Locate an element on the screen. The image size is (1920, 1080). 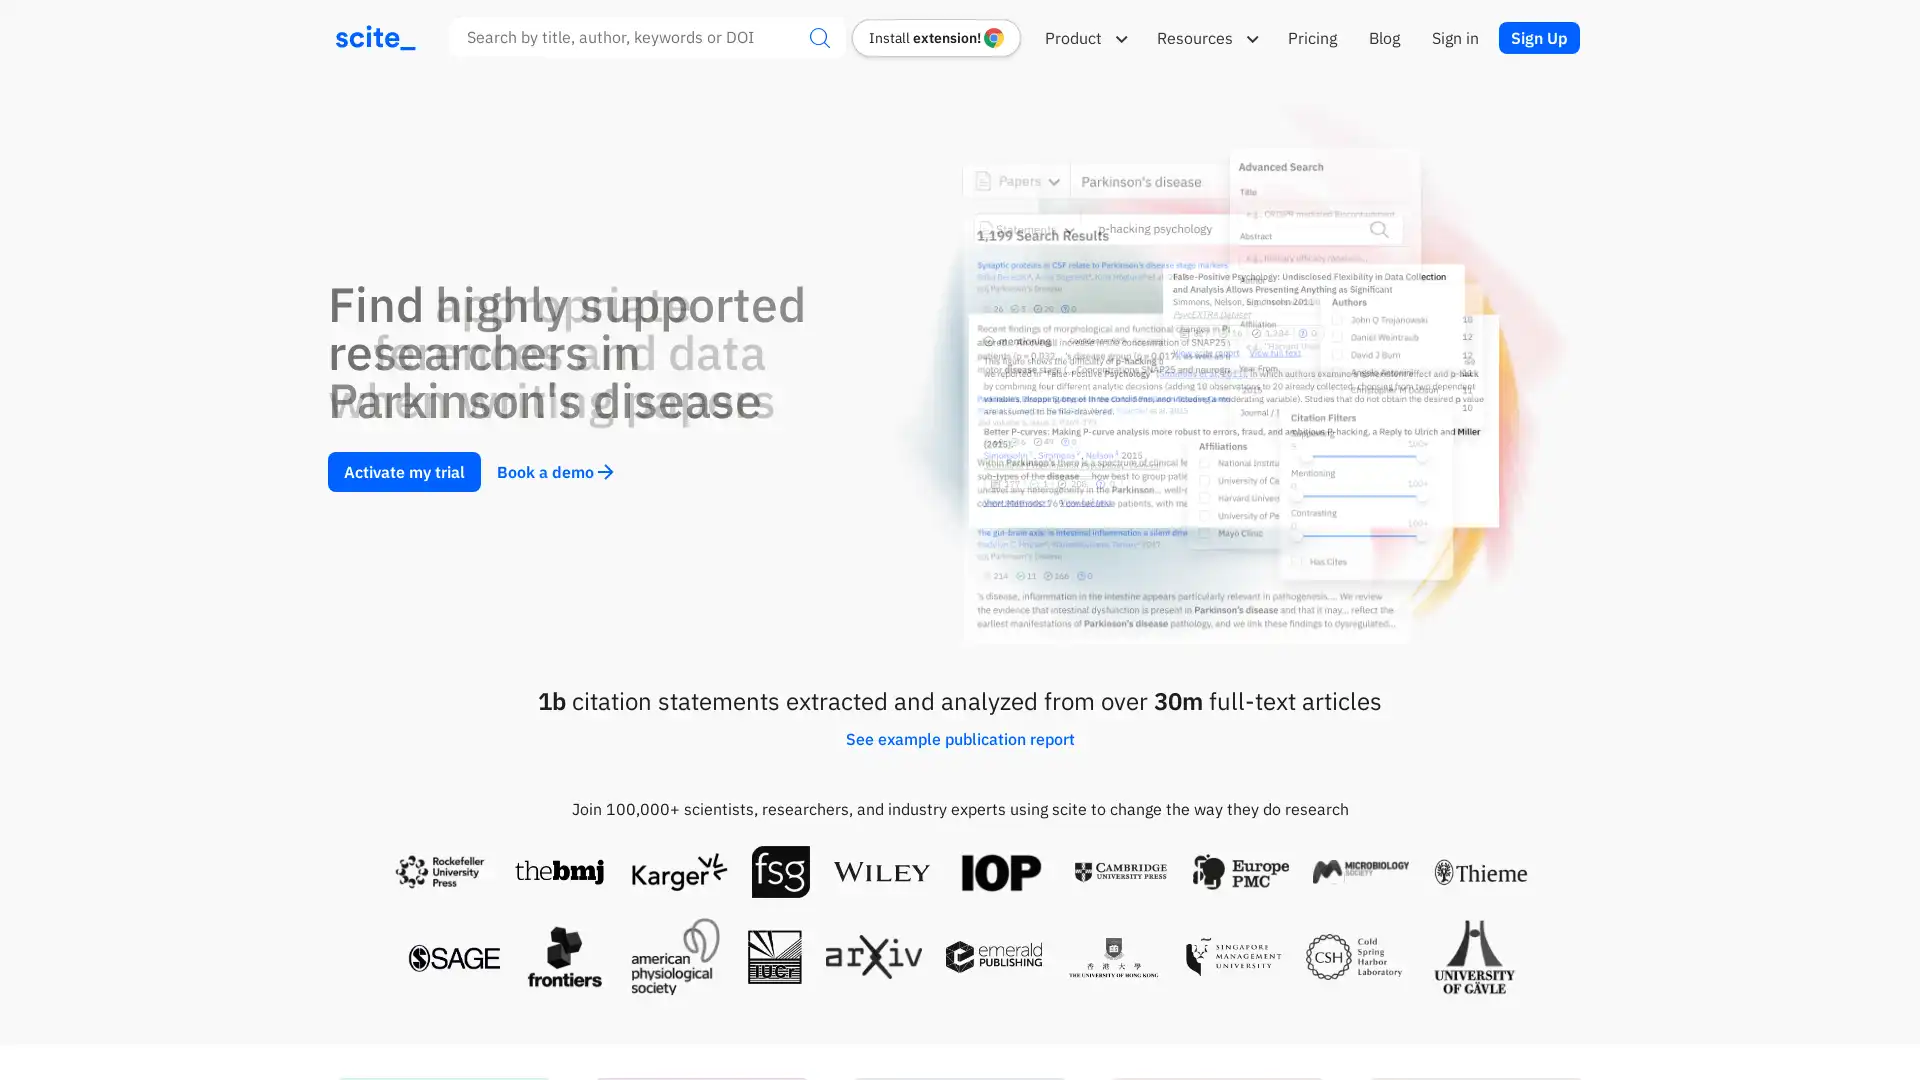
Activate my trial is located at coordinates (403, 471).